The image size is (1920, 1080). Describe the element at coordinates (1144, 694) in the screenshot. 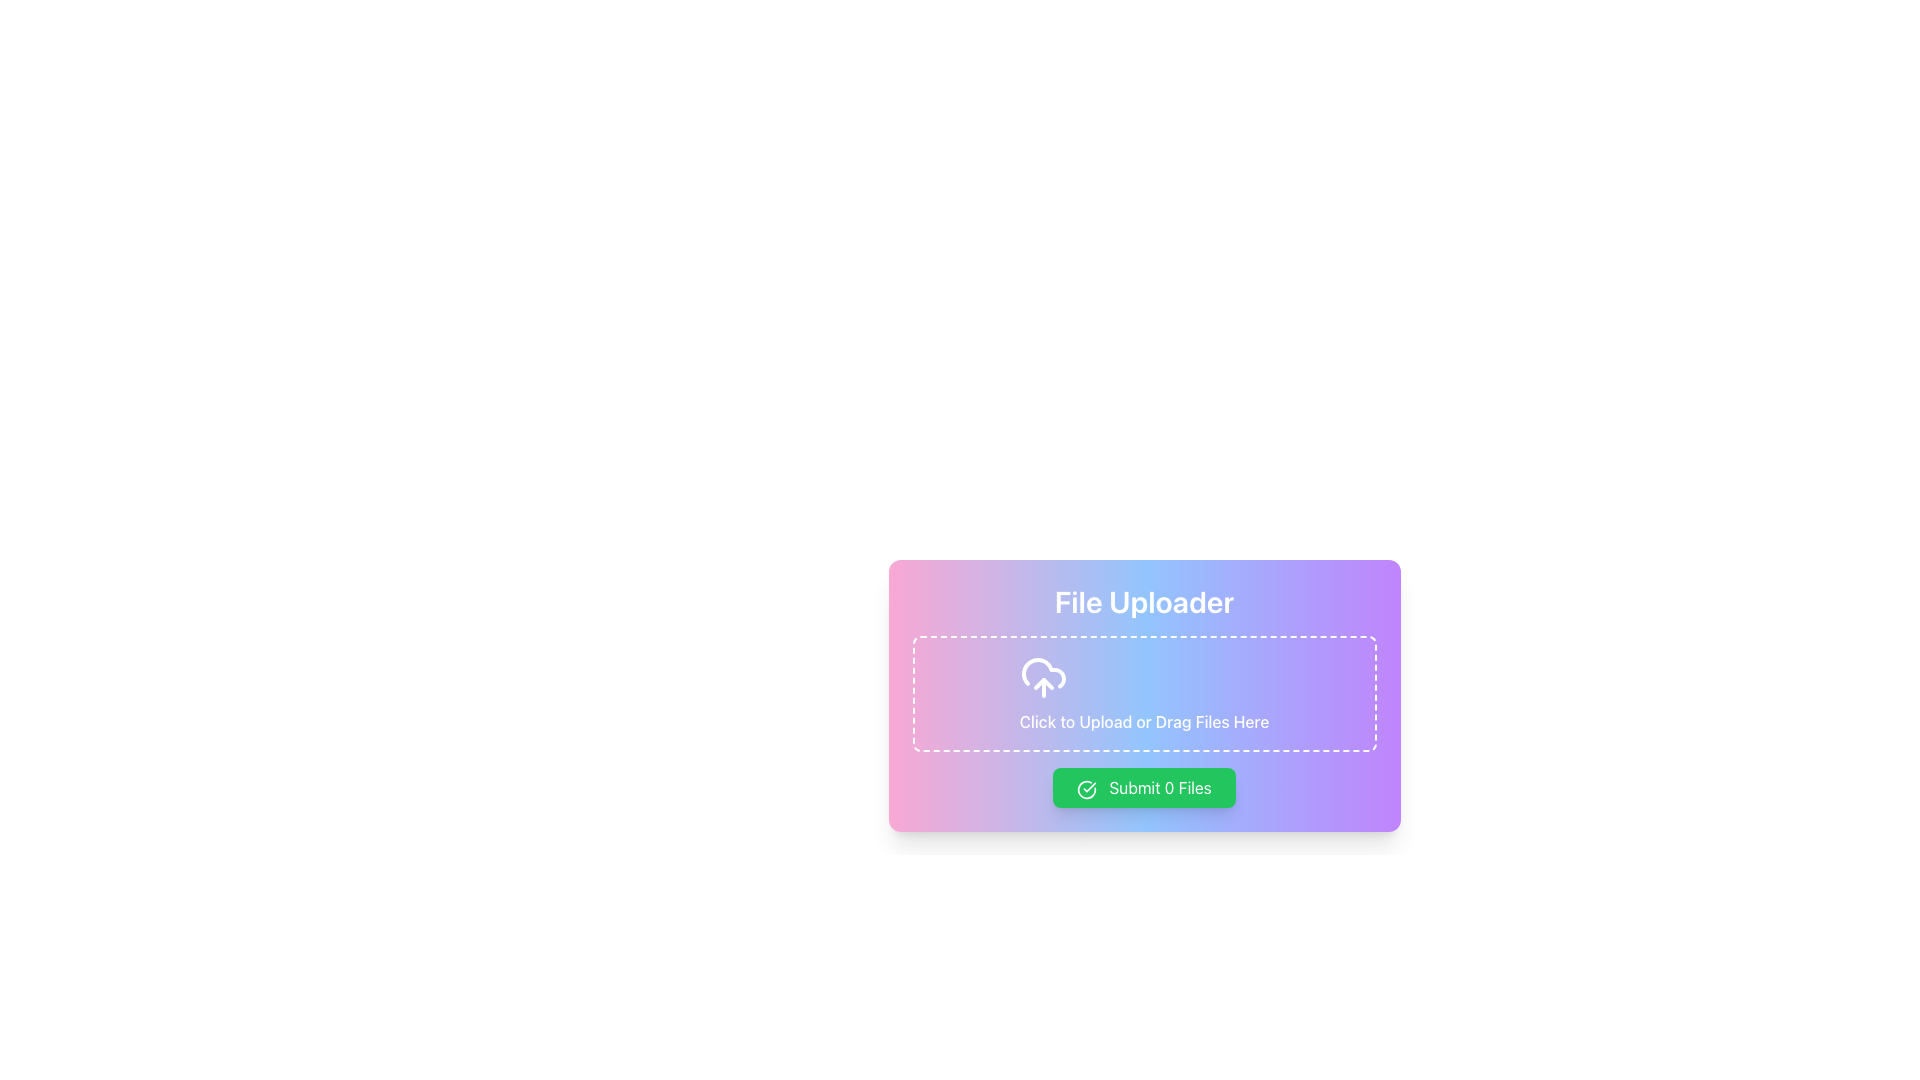

I see `the central upload area of the 'File Uploader' interface to browse files for upload` at that location.